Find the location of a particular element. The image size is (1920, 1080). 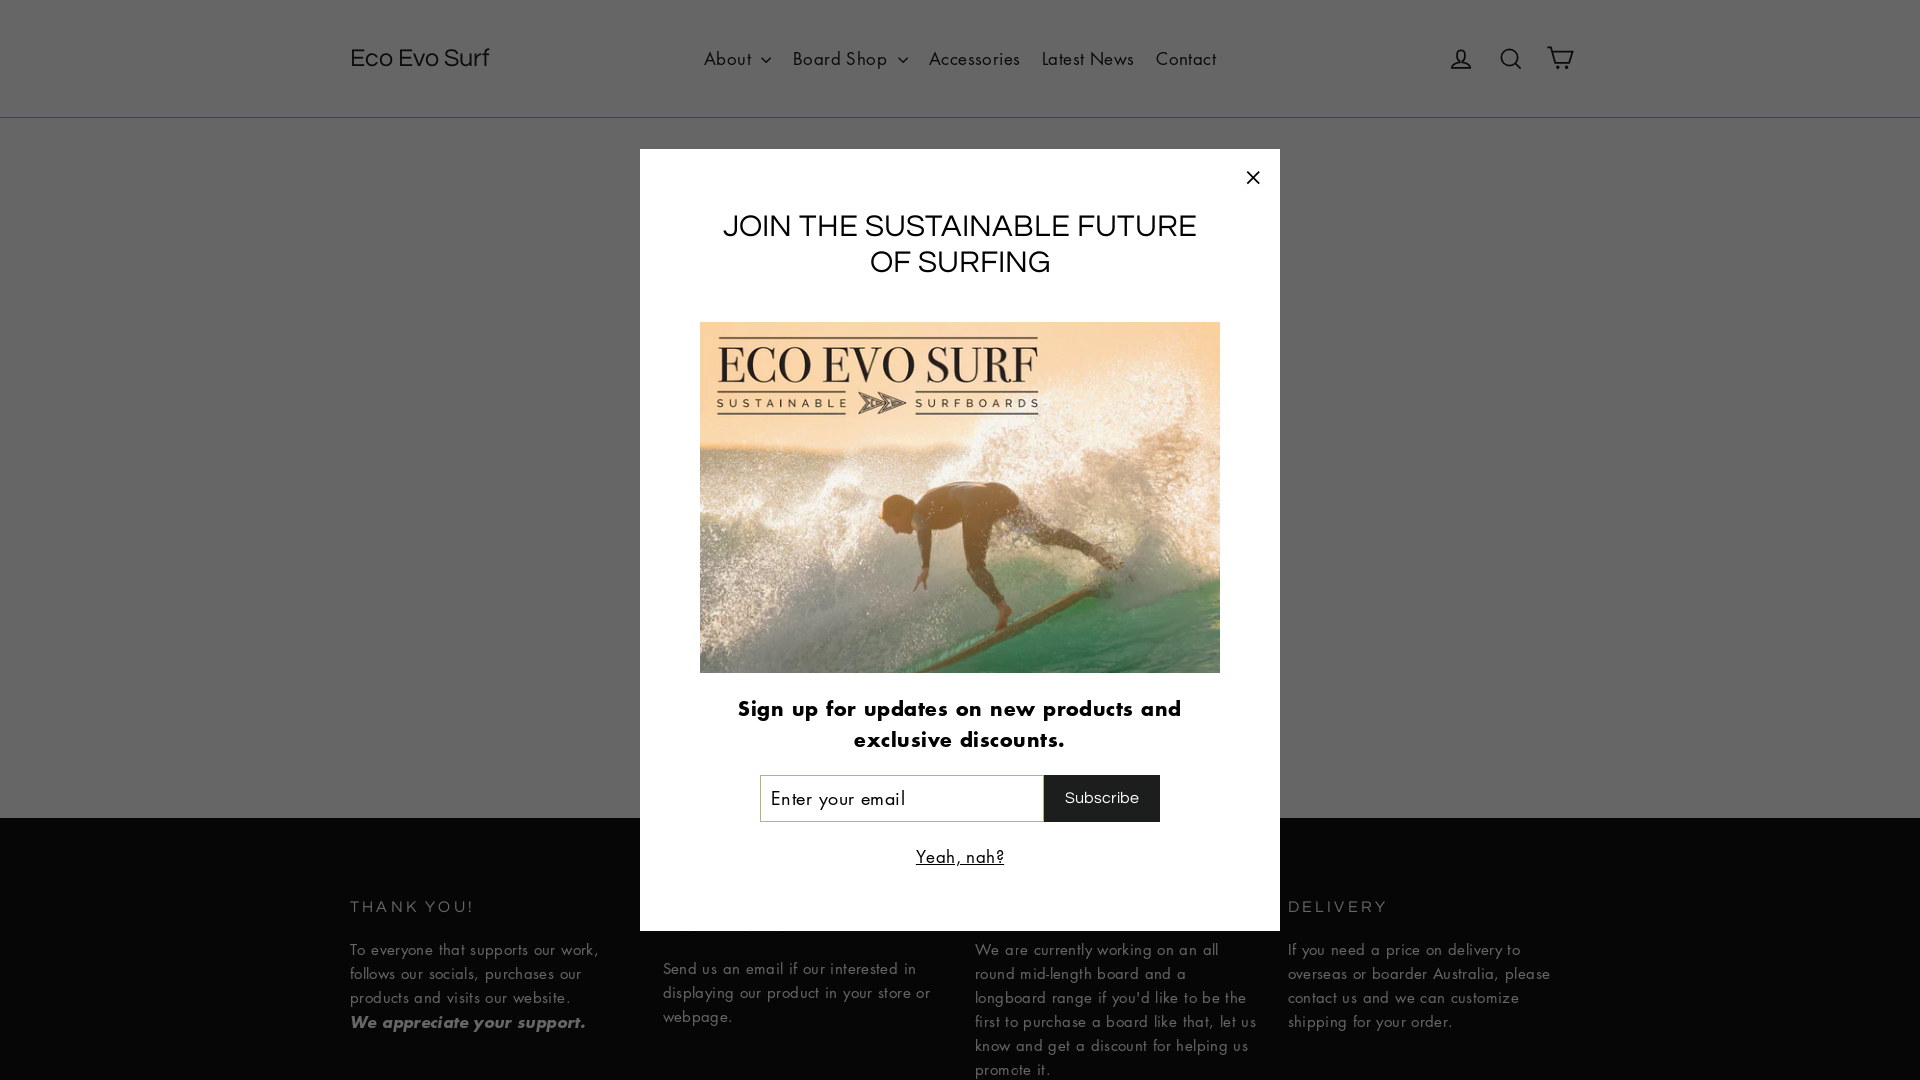

'Contact' is located at coordinates (1185, 56).